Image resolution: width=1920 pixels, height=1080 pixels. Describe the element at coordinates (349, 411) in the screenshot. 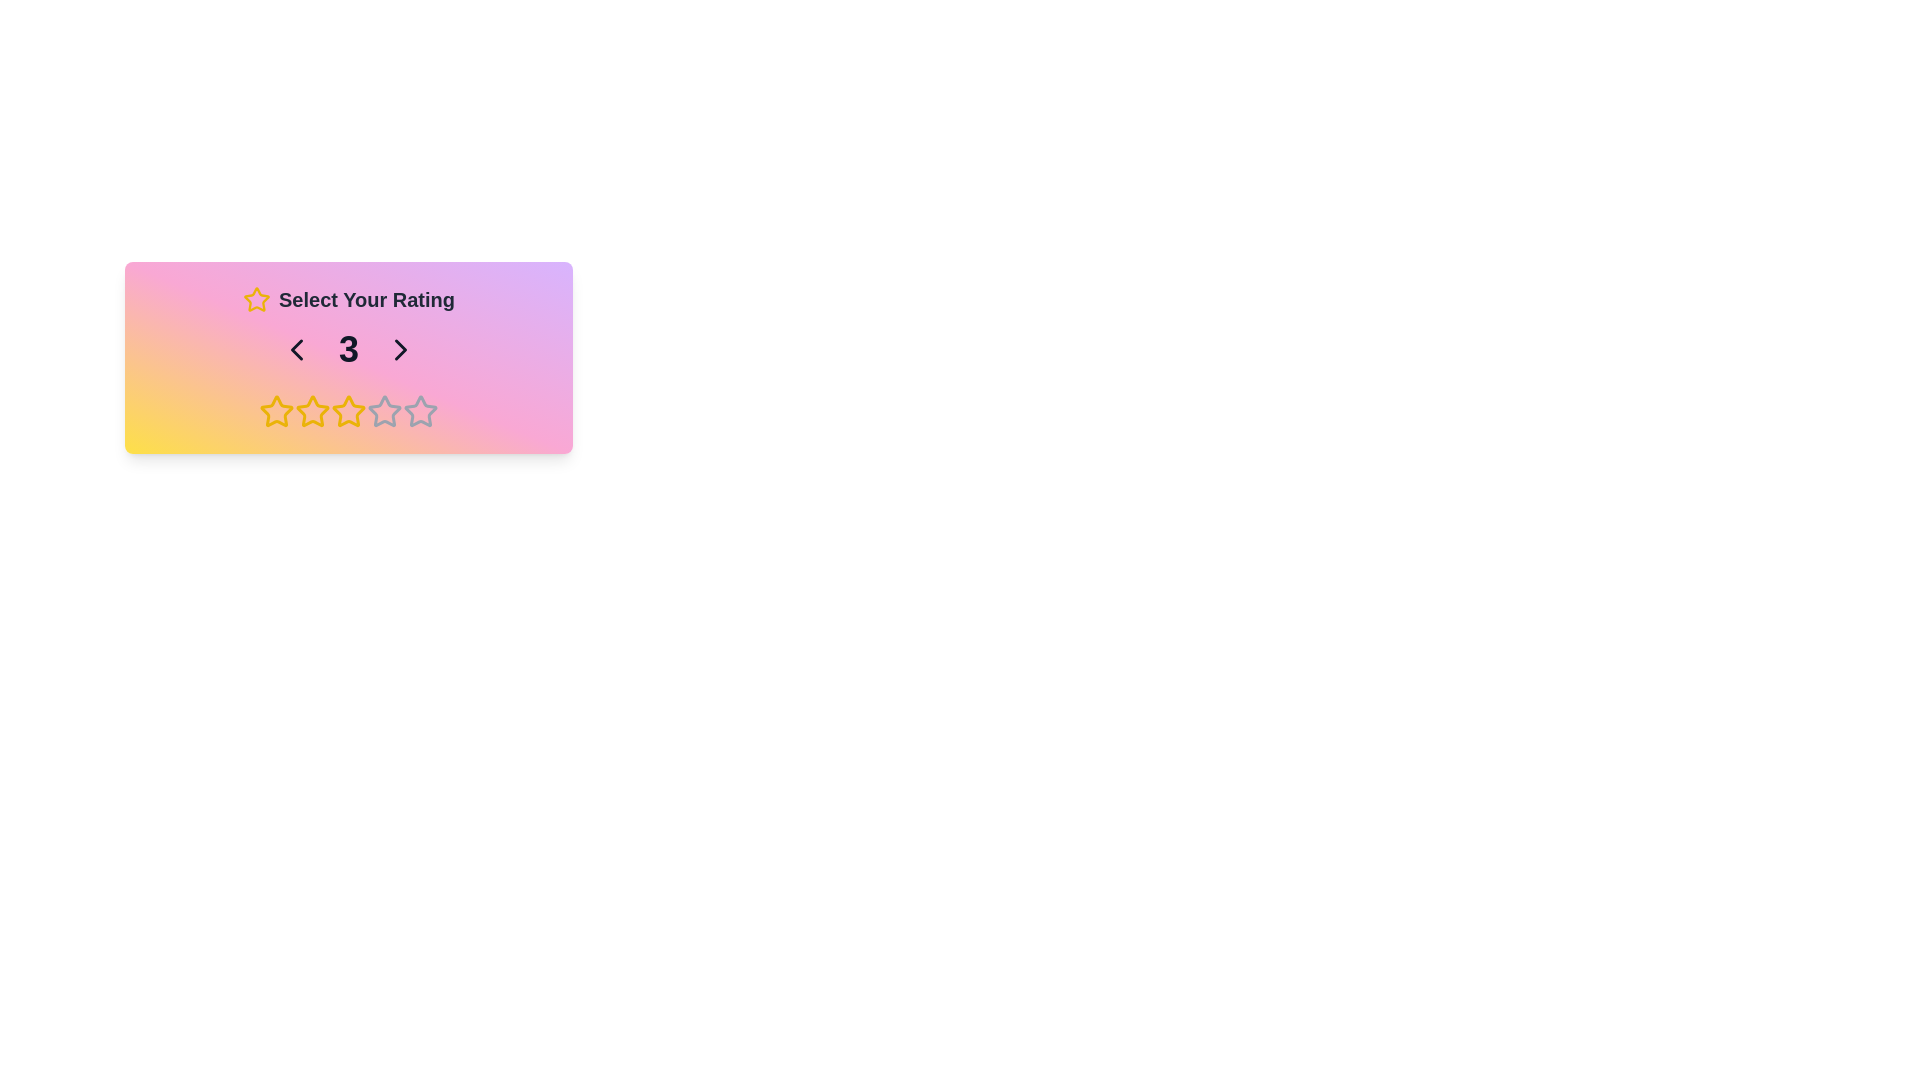

I see `the row of five star icons in the rating system, where the third star is highlighted in yellow, located beneath the numeric rating display '3'` at that location.